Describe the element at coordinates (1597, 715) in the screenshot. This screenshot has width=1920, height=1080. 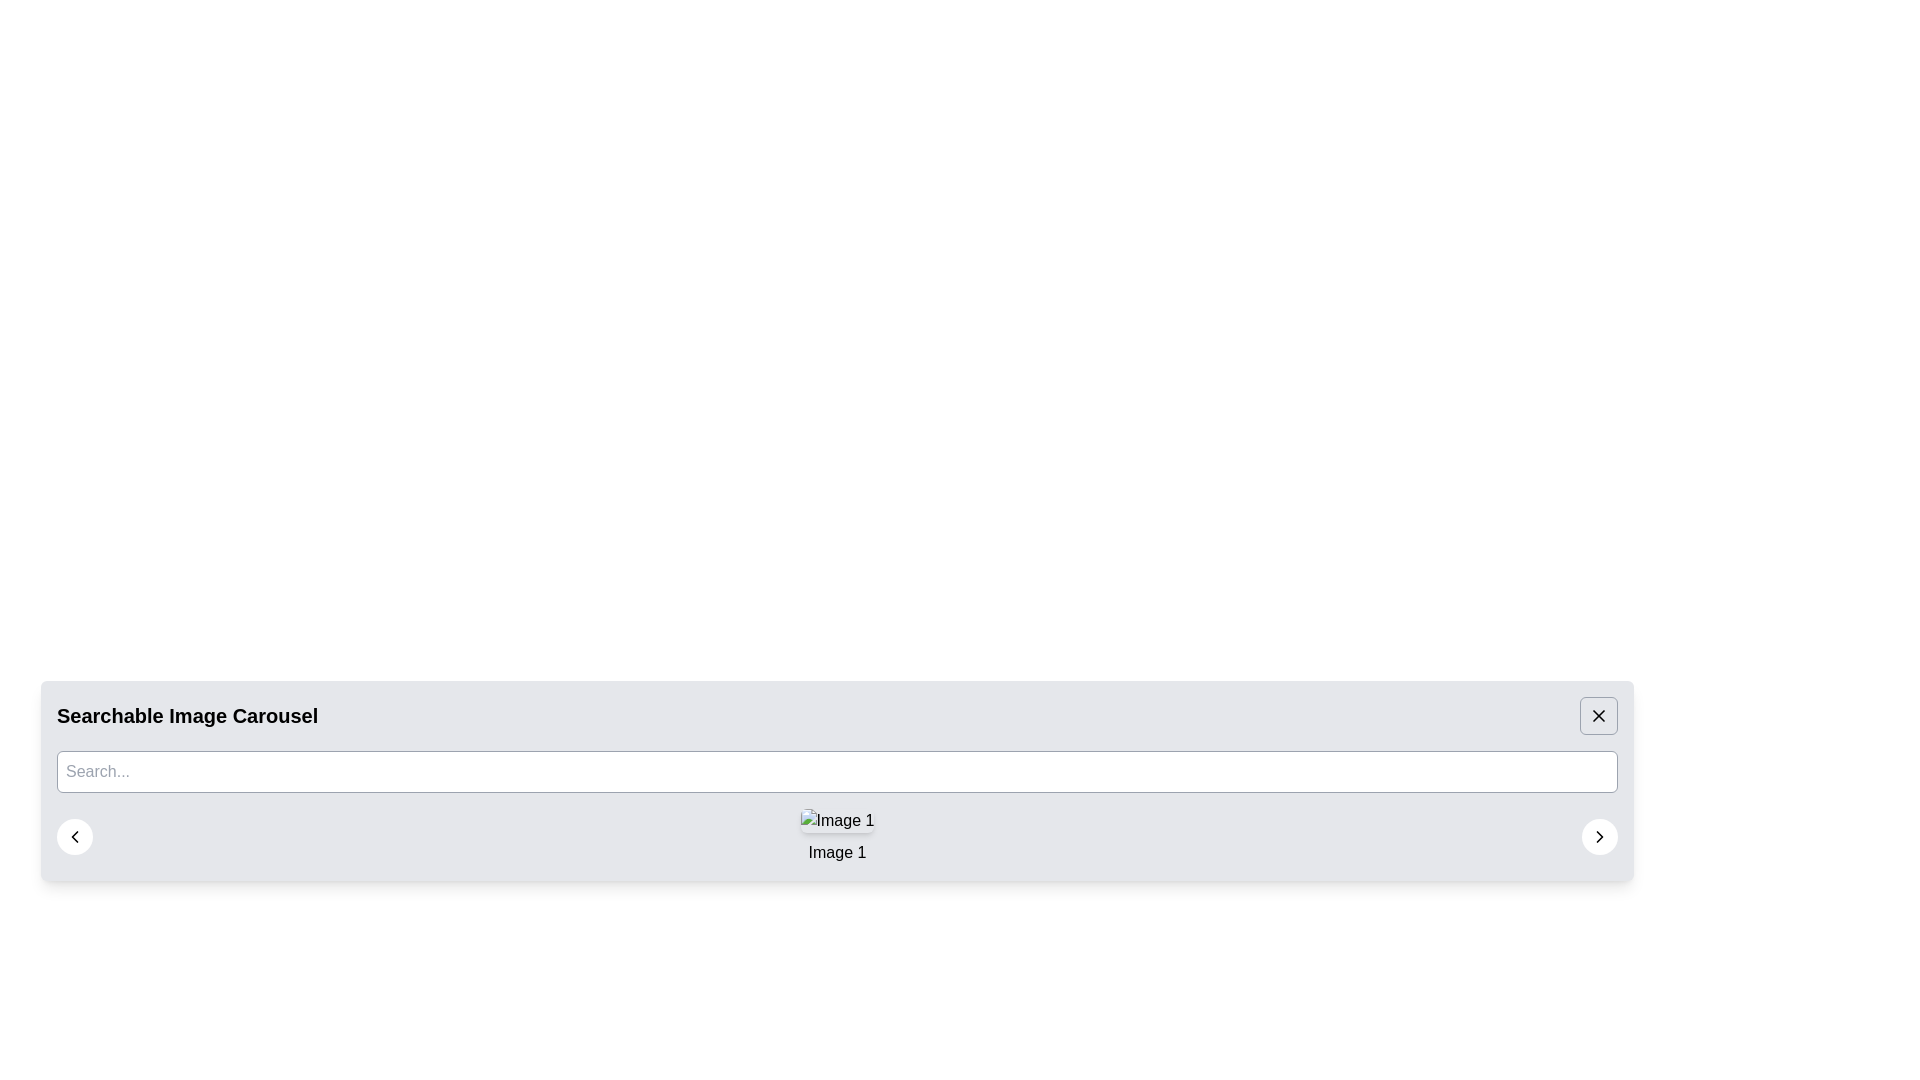
I see `the close icon located at the top-right corner of the search bar interface` at that location.